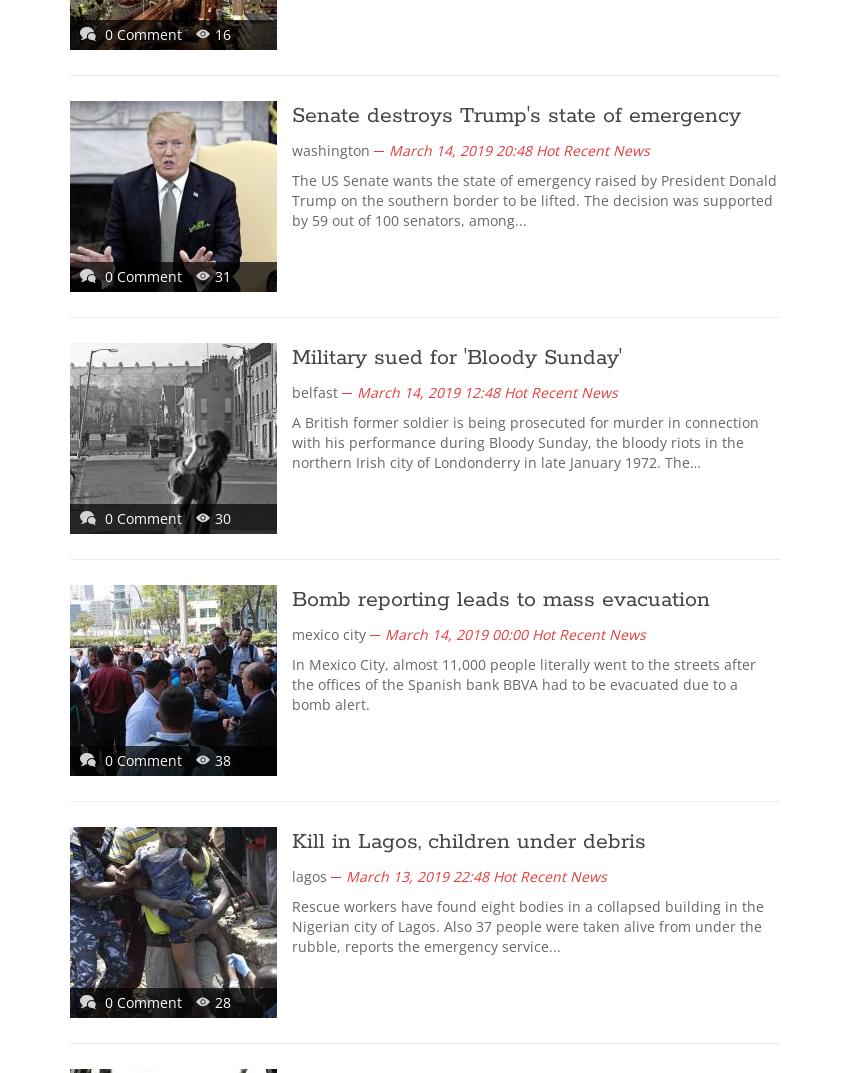  What do you see at coordinates (469, 840) in the screenshot?
I see `'Kill in Lagos, children under debris'` at bounding box center [469, 840].